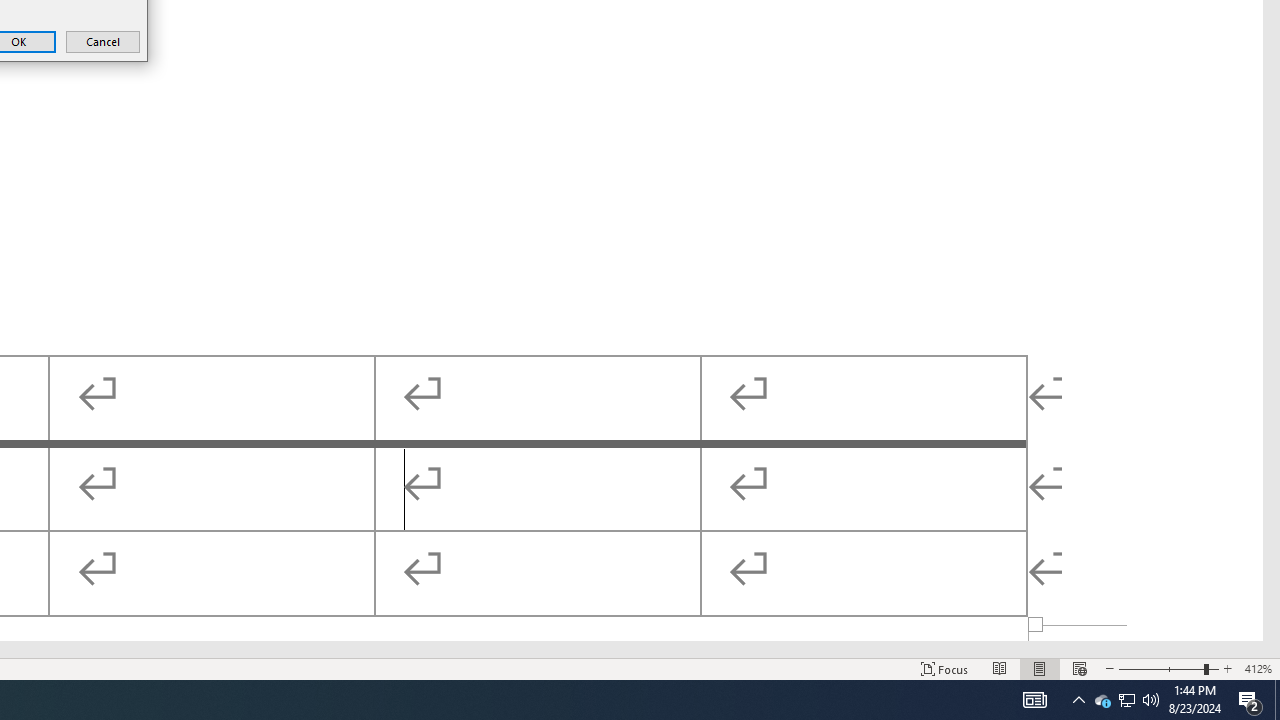 The image size is (1280, 720). What do you see at coordinates (1257, 669) in the screenshot?
I see `'Zoom 412%'` at bounding box center [1257, 669].